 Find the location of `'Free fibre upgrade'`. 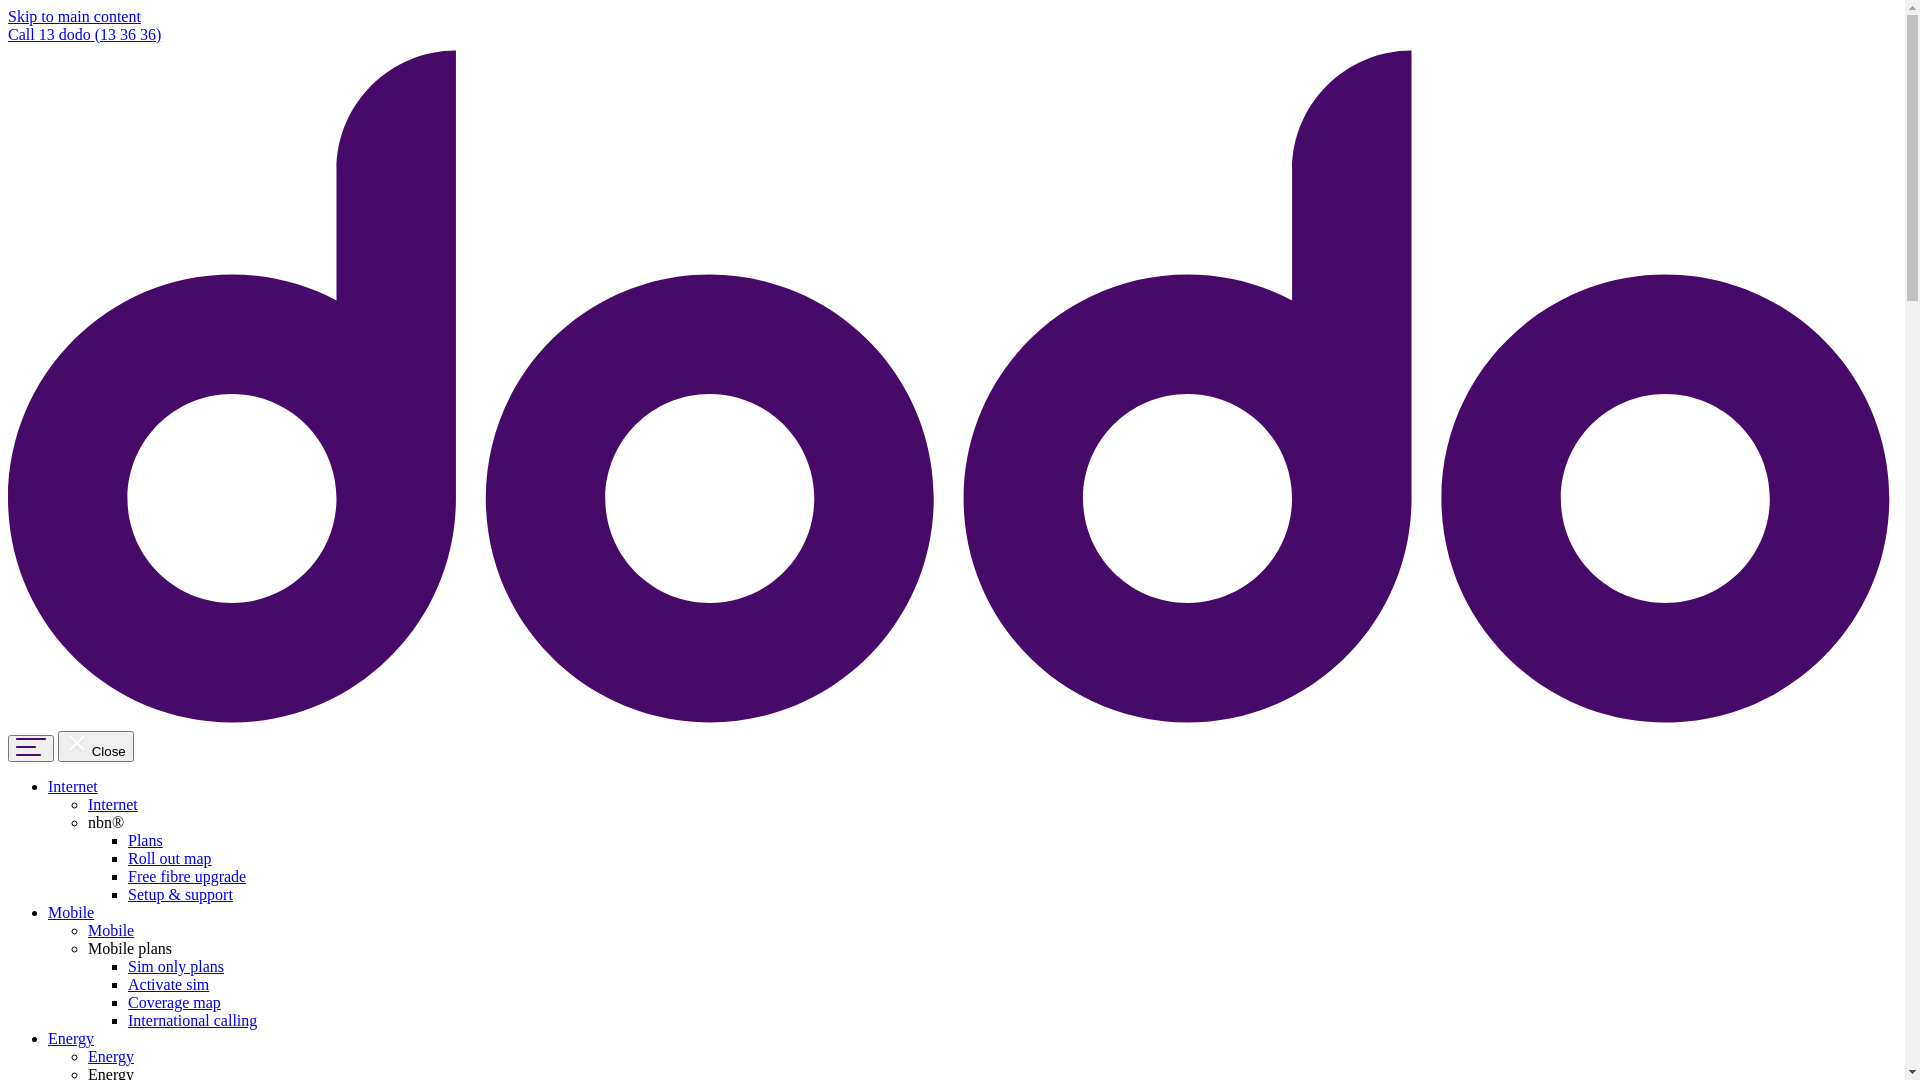

'Free fibre upgrade' is located at coordinates (187, 875).